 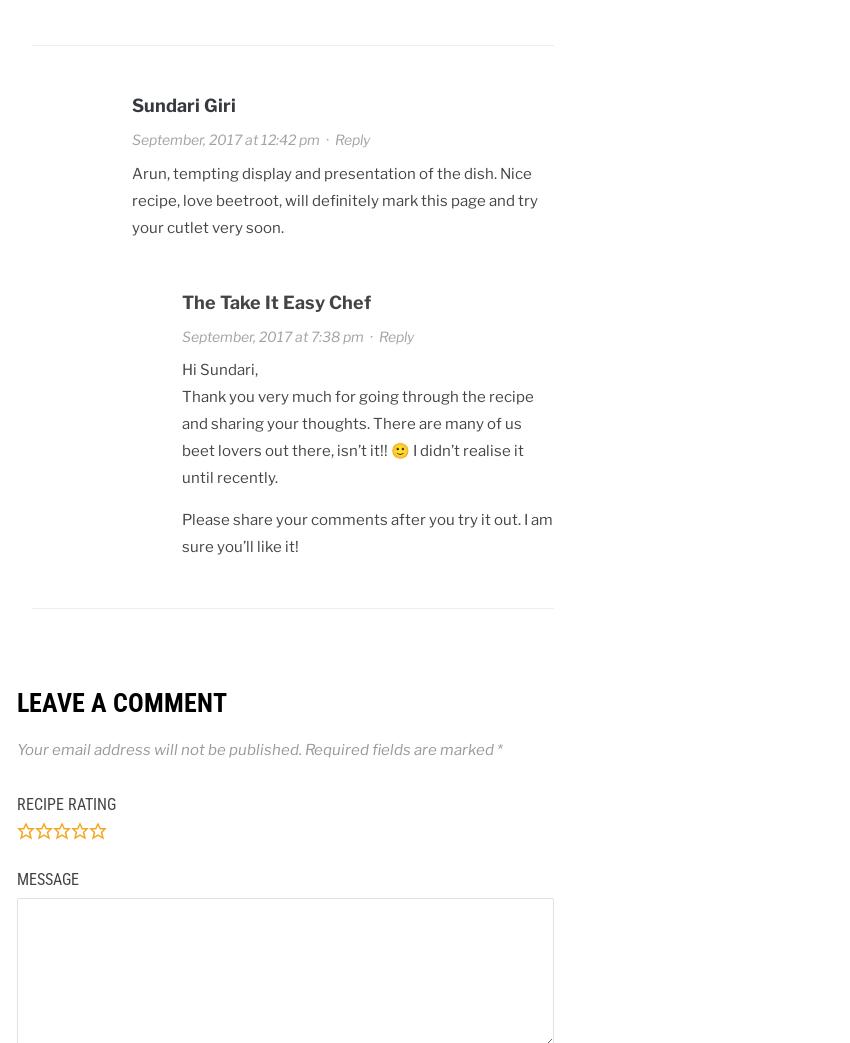 I want to click on 'Arun, tempting display and presentation of the dish. Nice recipe, love beetroot, will definitely mark this page and try your cutlet very soon.', so click(x=334, y=199).